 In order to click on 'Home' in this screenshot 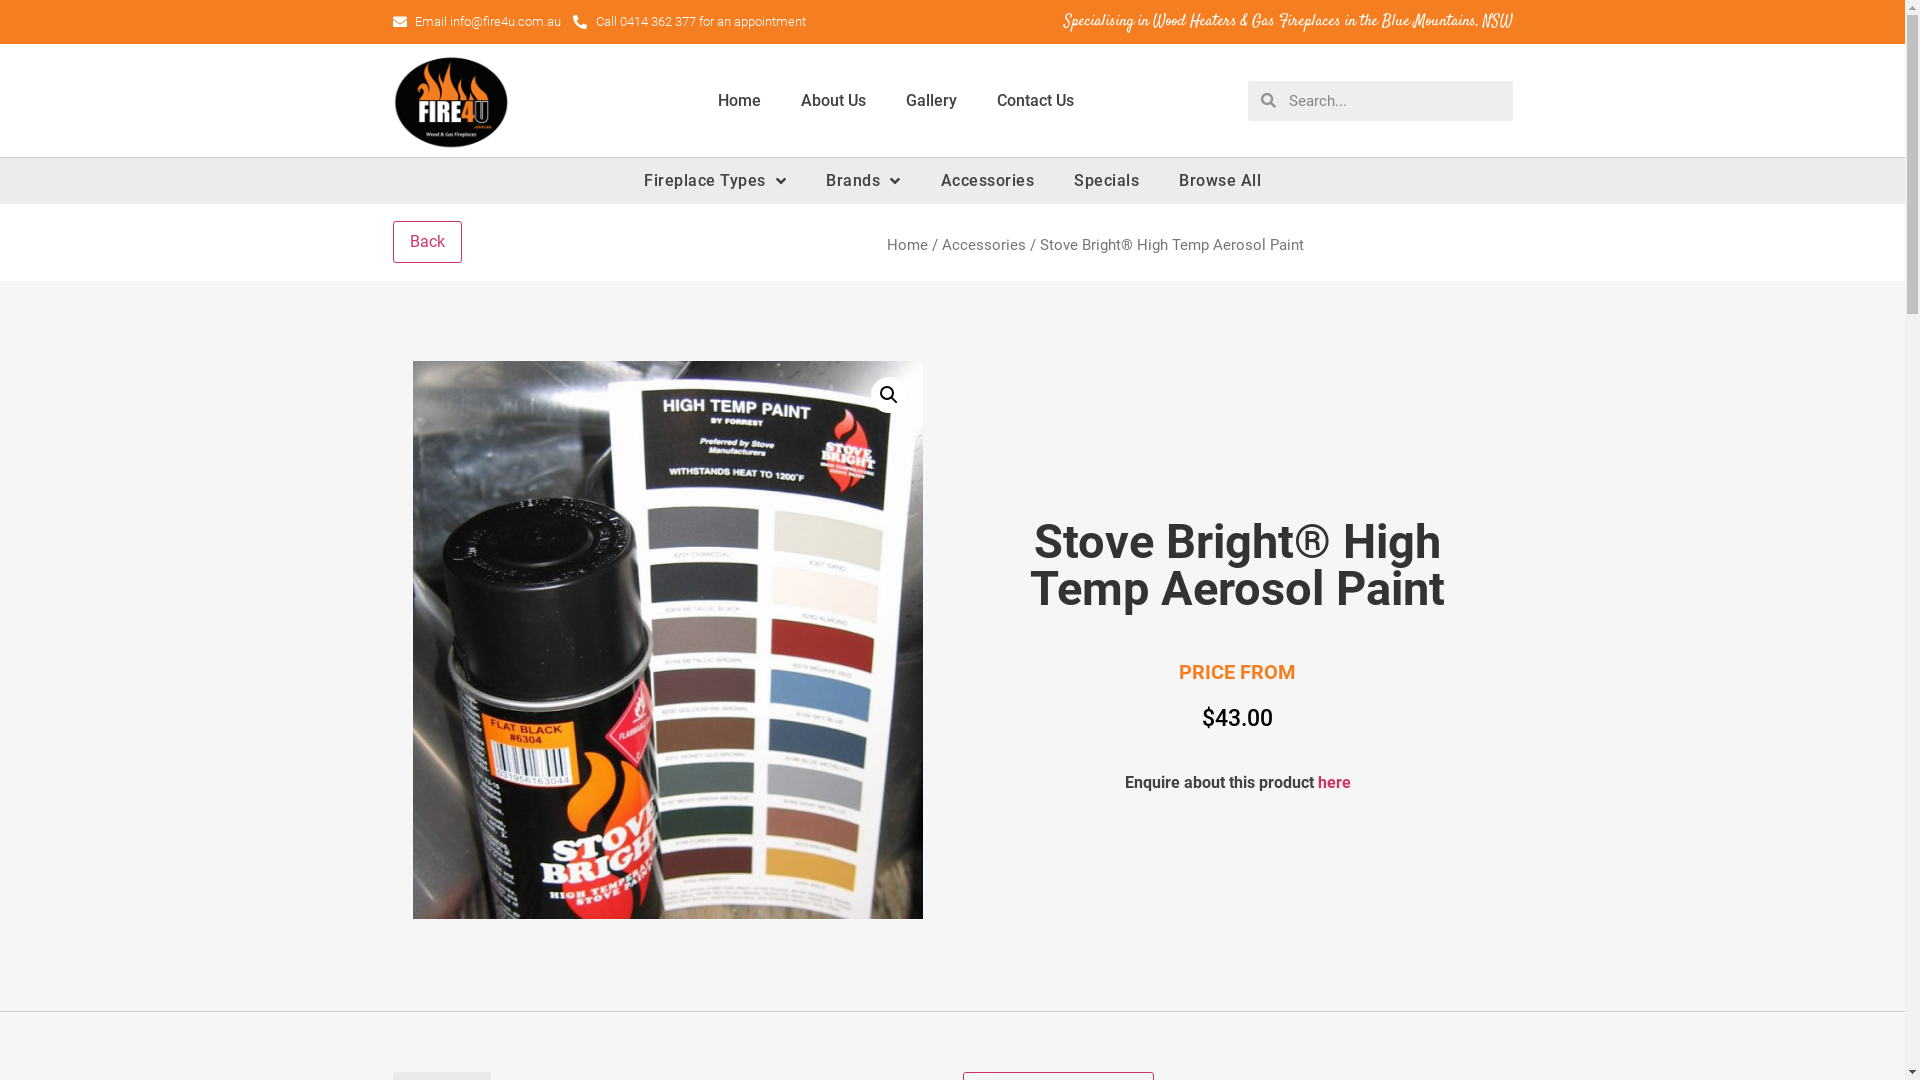, I will do `click(905, 244)`.